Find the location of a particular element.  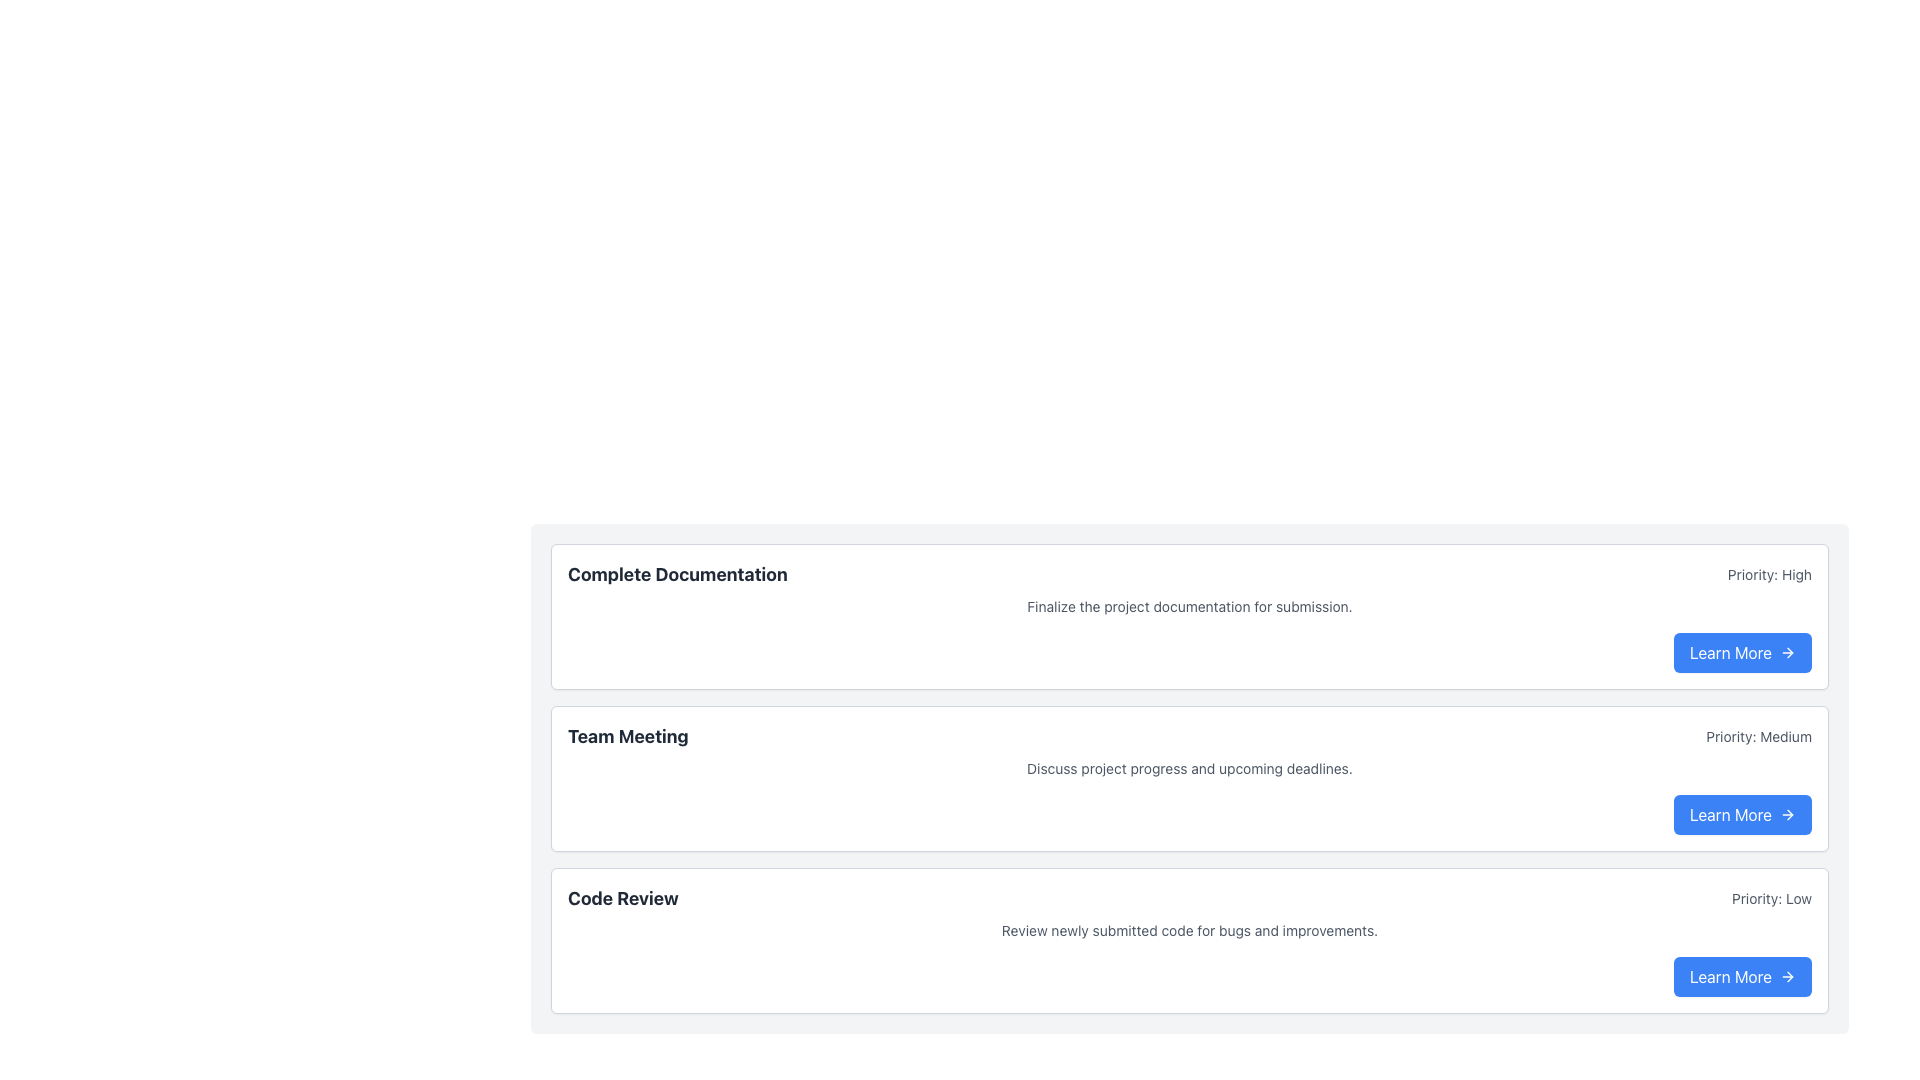

the arrow icon within the blue 'Learn More' button in the third row labeled 'Code Review.' is located at coordinates (1790, 975).